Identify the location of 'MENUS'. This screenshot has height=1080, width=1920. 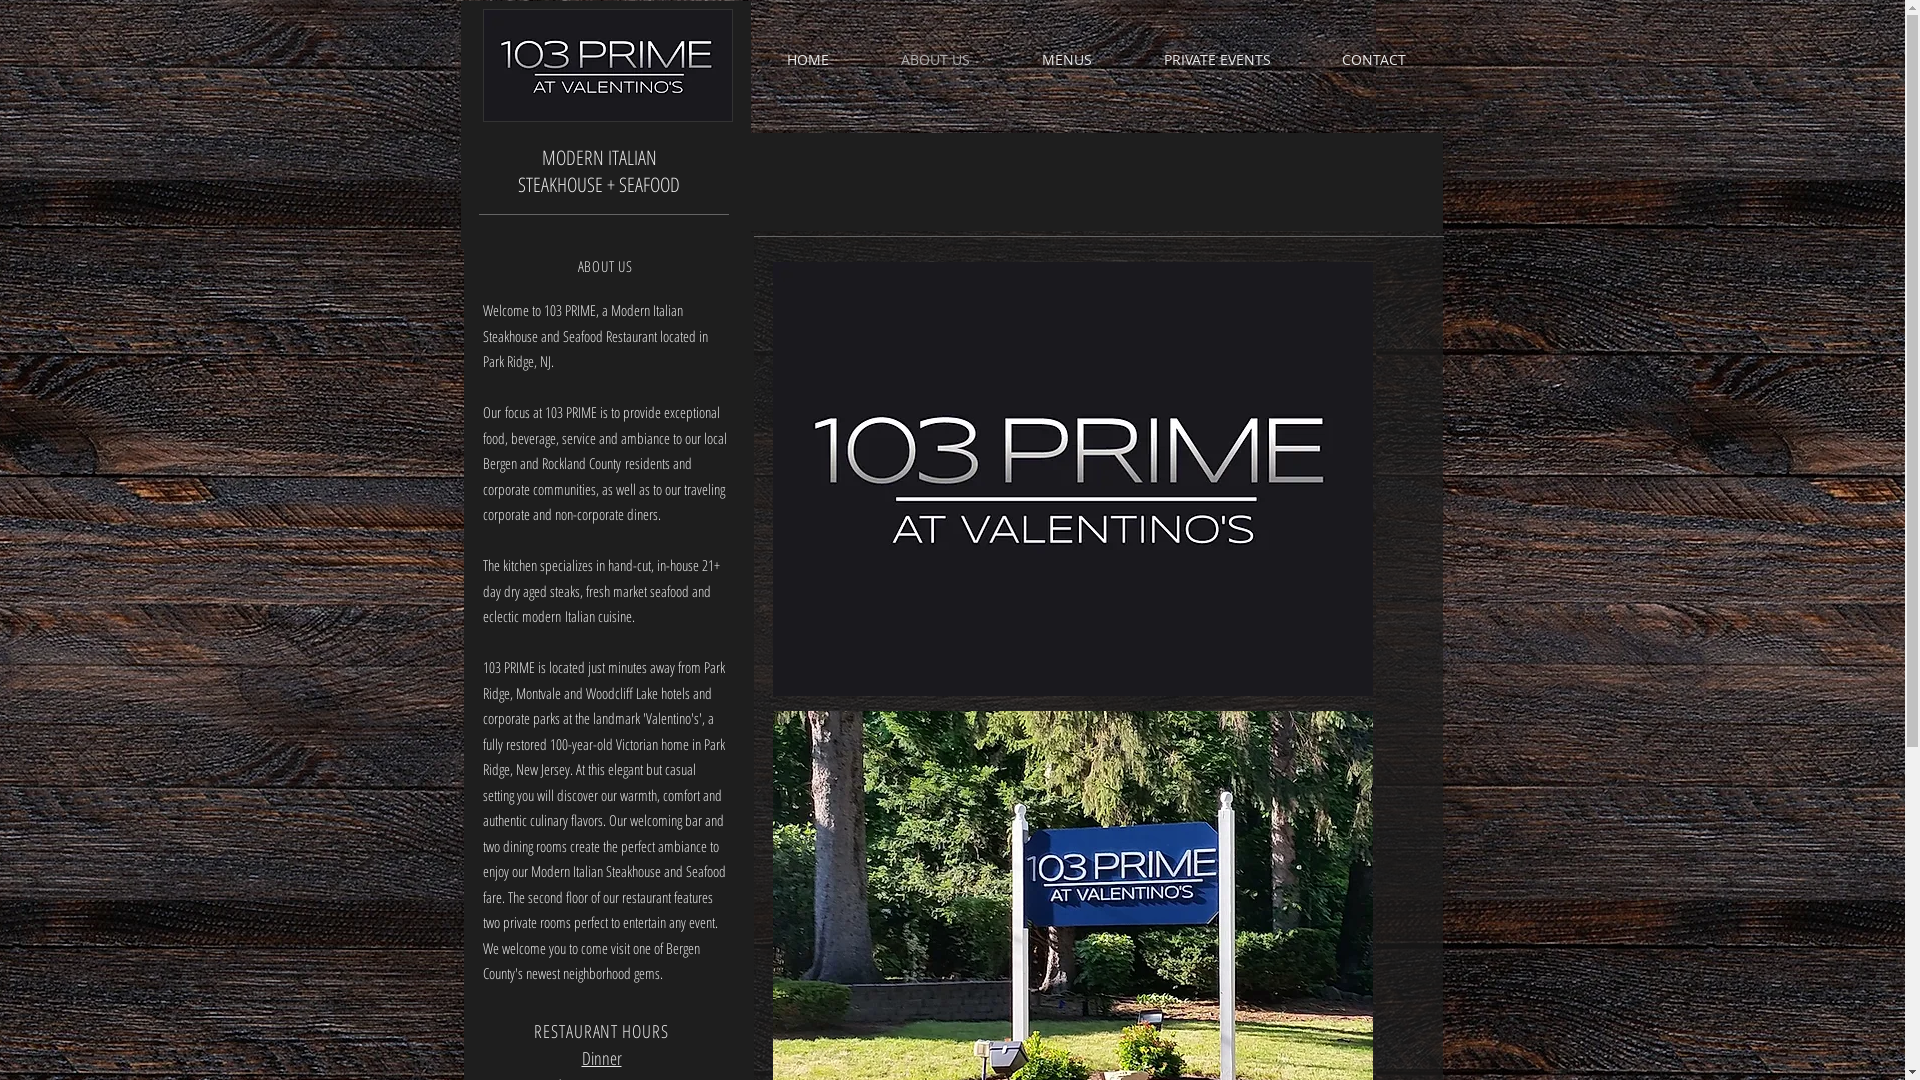
(1006, 59).